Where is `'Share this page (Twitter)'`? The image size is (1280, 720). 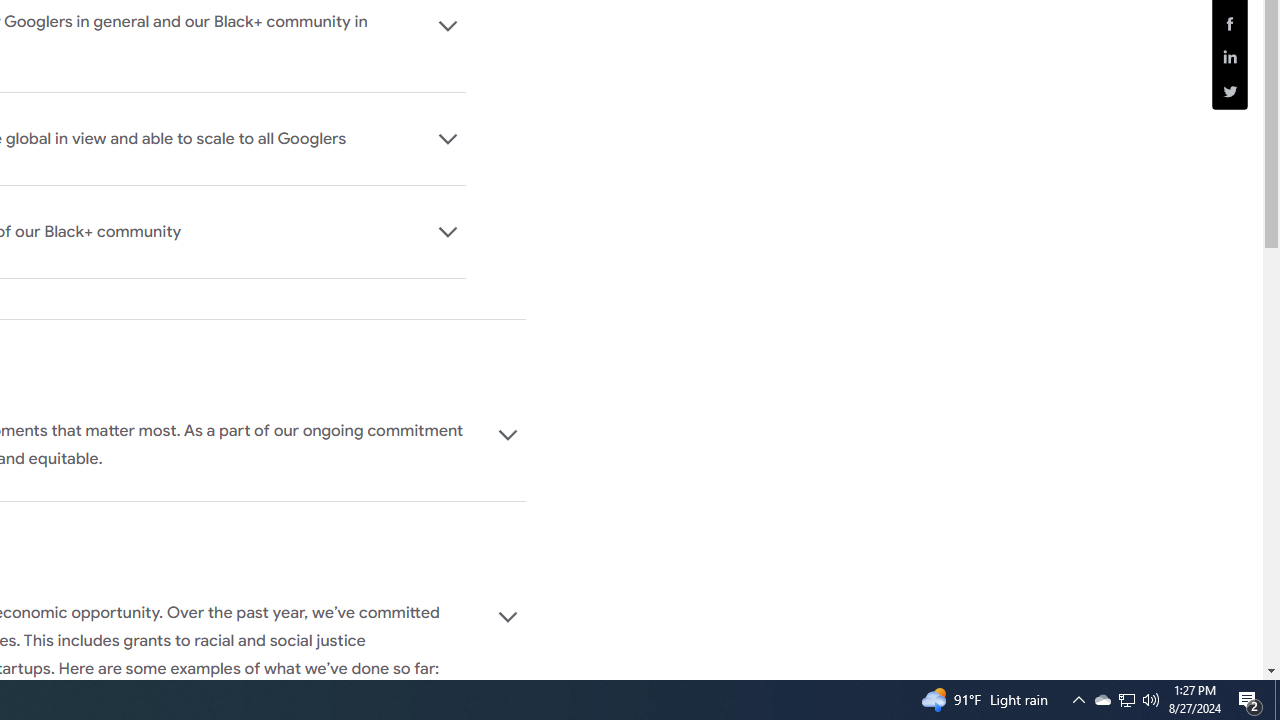 'Share this page (Twitter)' is located at coordinates (1229, 91).